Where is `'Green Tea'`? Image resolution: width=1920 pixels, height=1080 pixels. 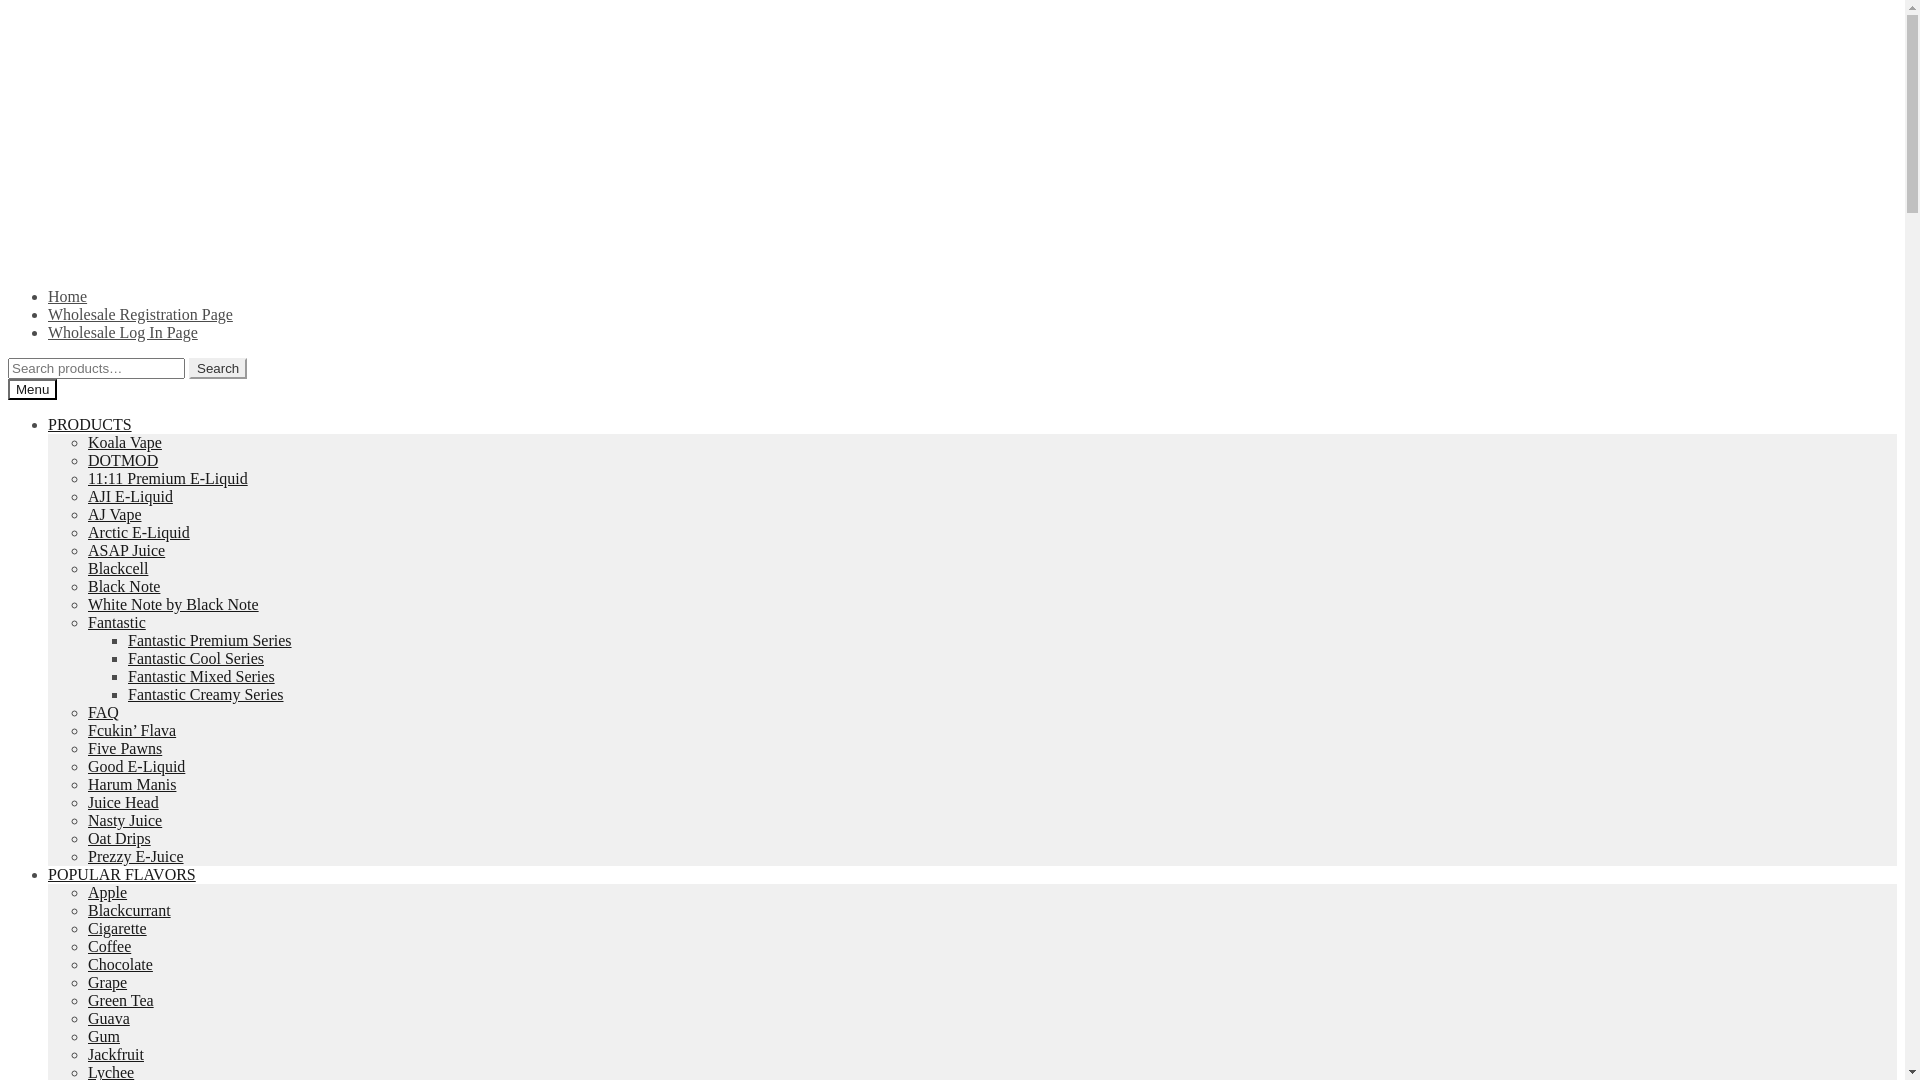
'Green Tea' is located at coordinates (119, 1000).